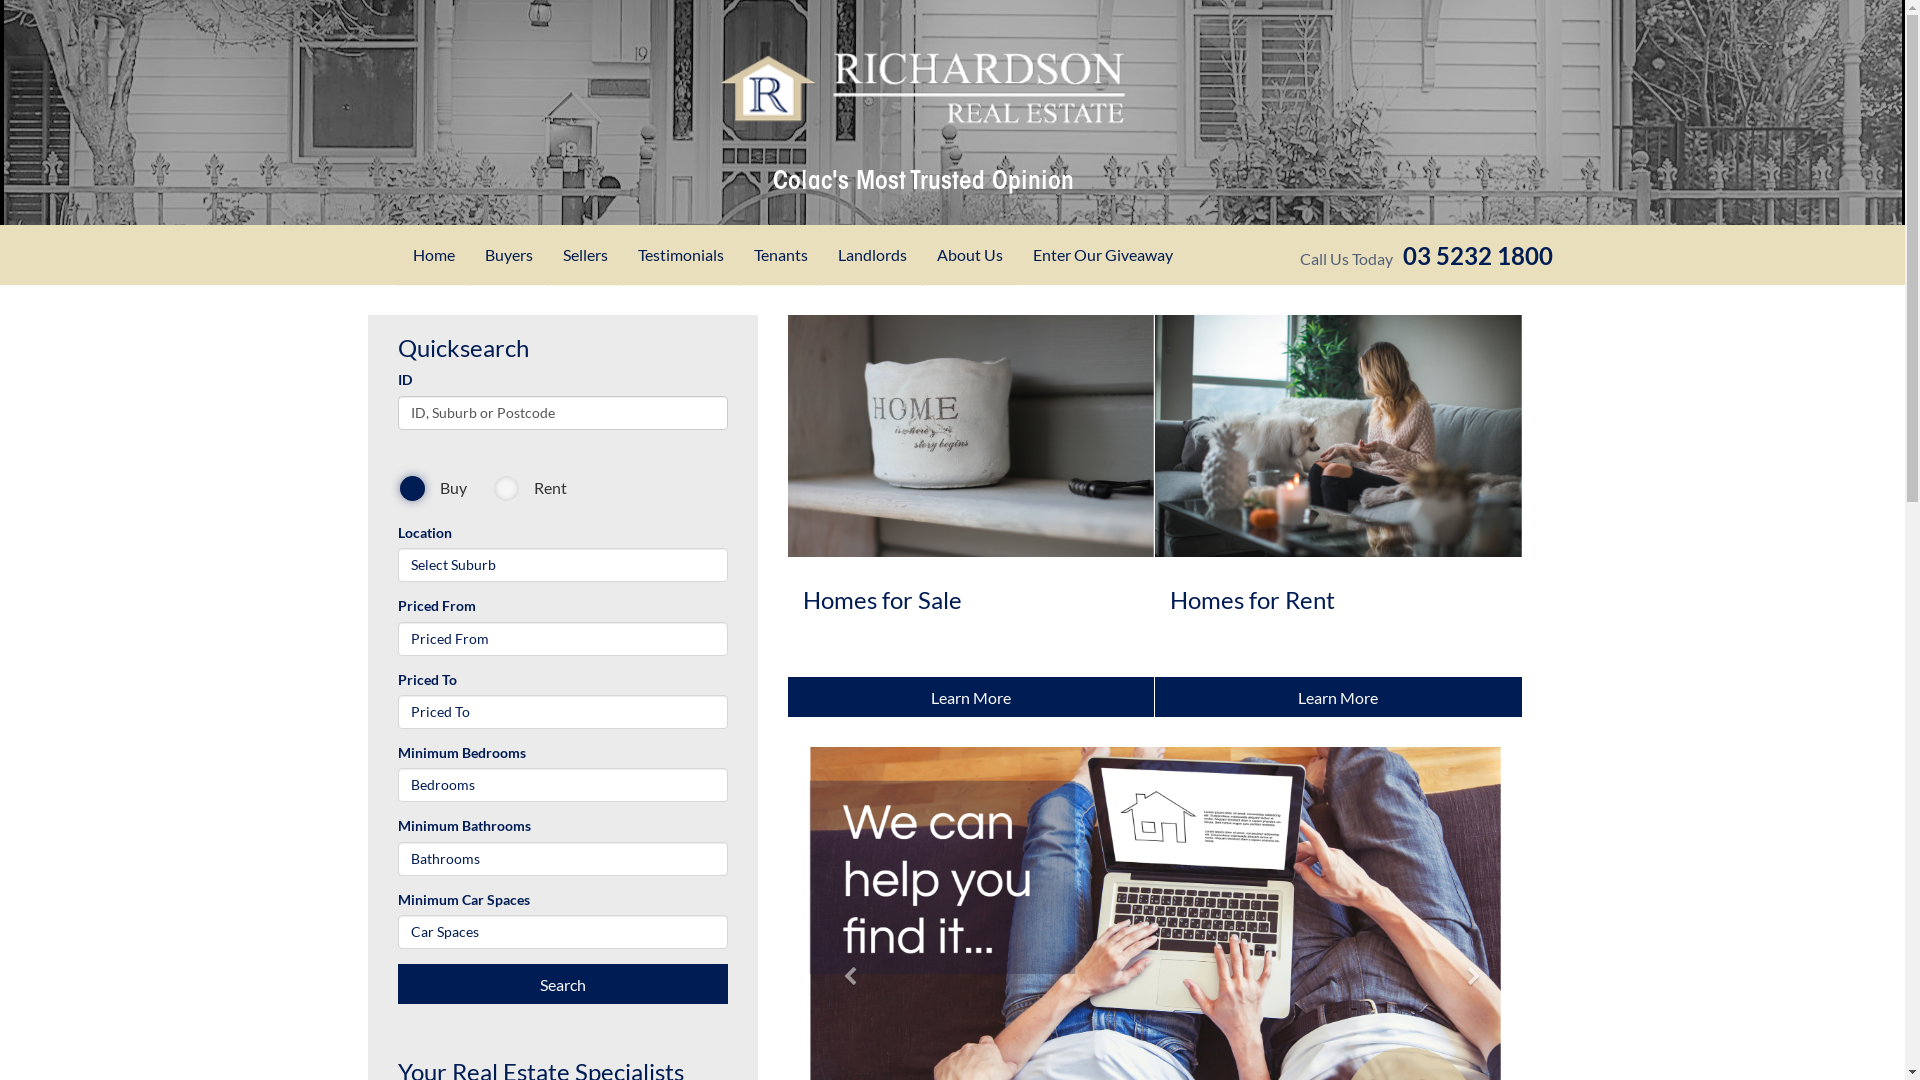 The width and height of the screenshot is (1920, 1080). Describe the element at coordinates (1102, 253) in the screenshot. I see `'Enter Our Giveaway'` at that location.